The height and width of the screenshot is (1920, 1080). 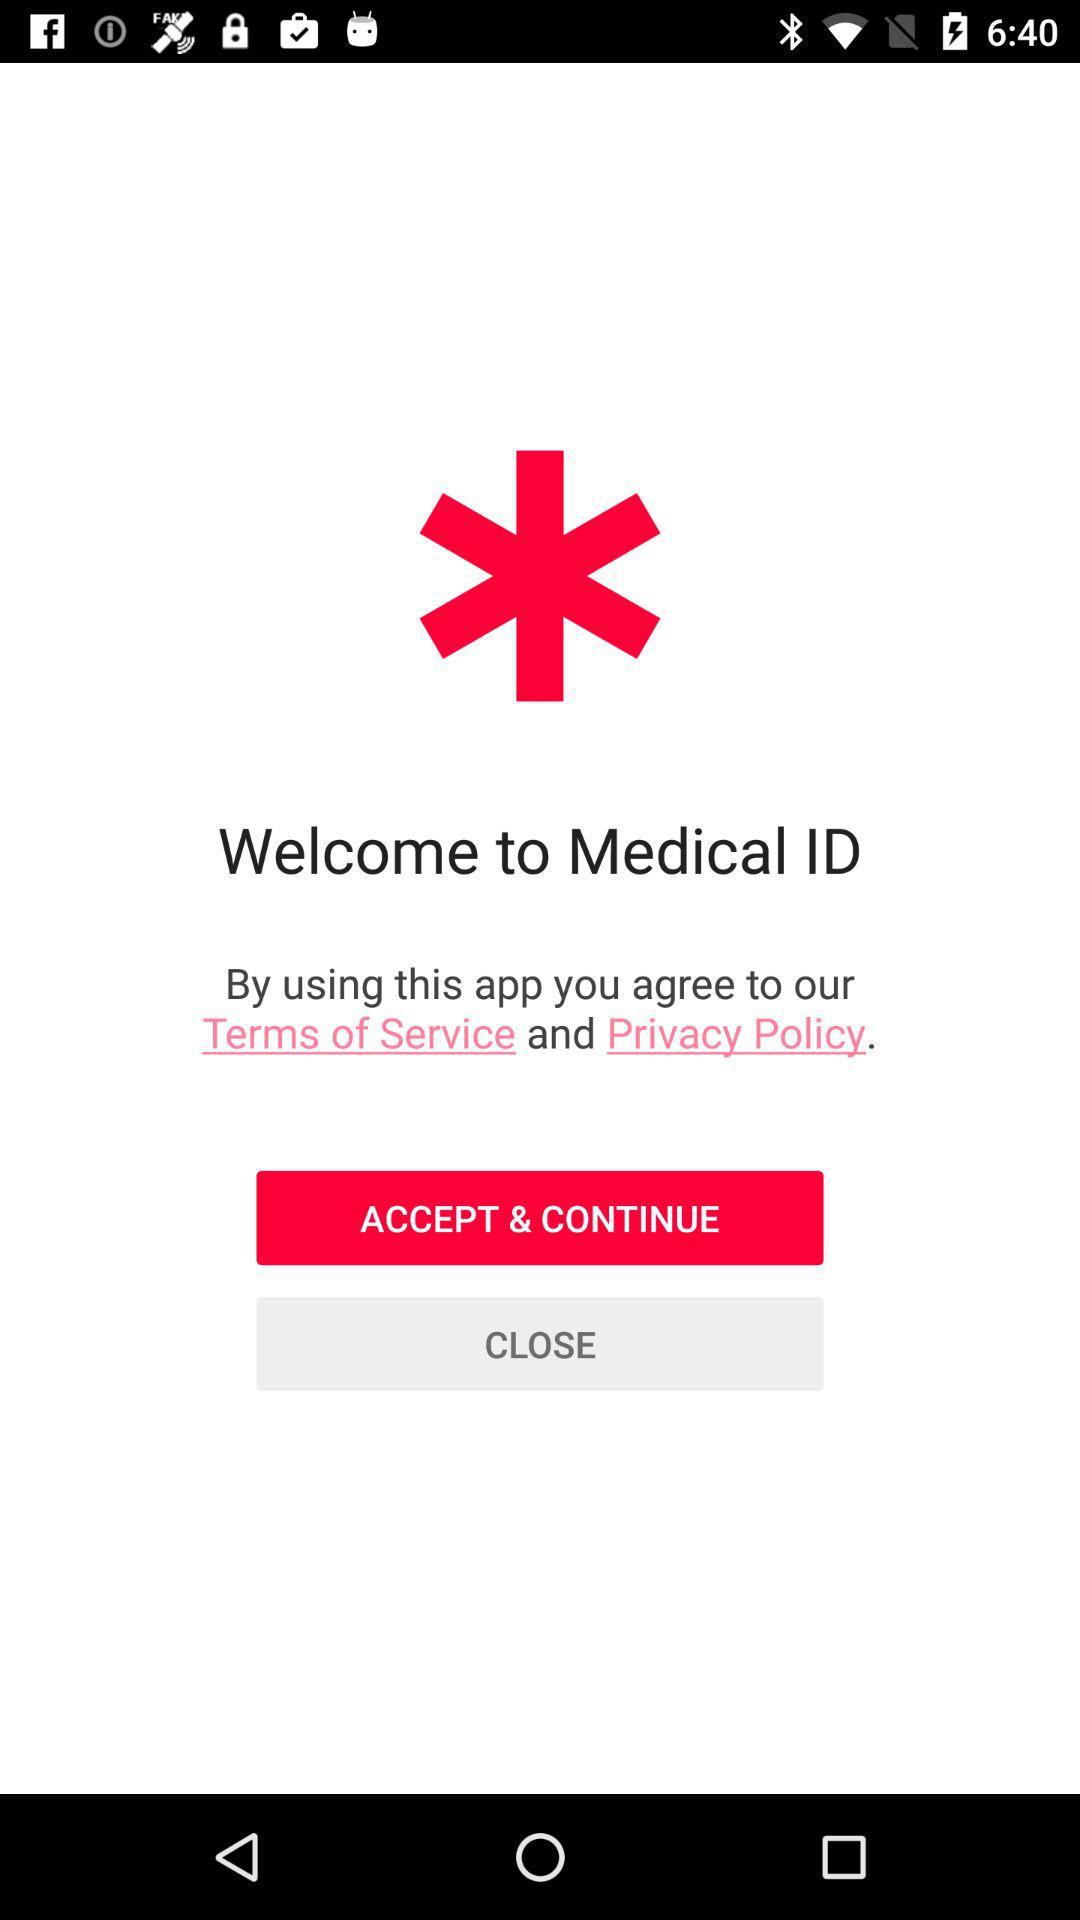 I want to click on the icon above the close icon, so click(x=540, y=1217).